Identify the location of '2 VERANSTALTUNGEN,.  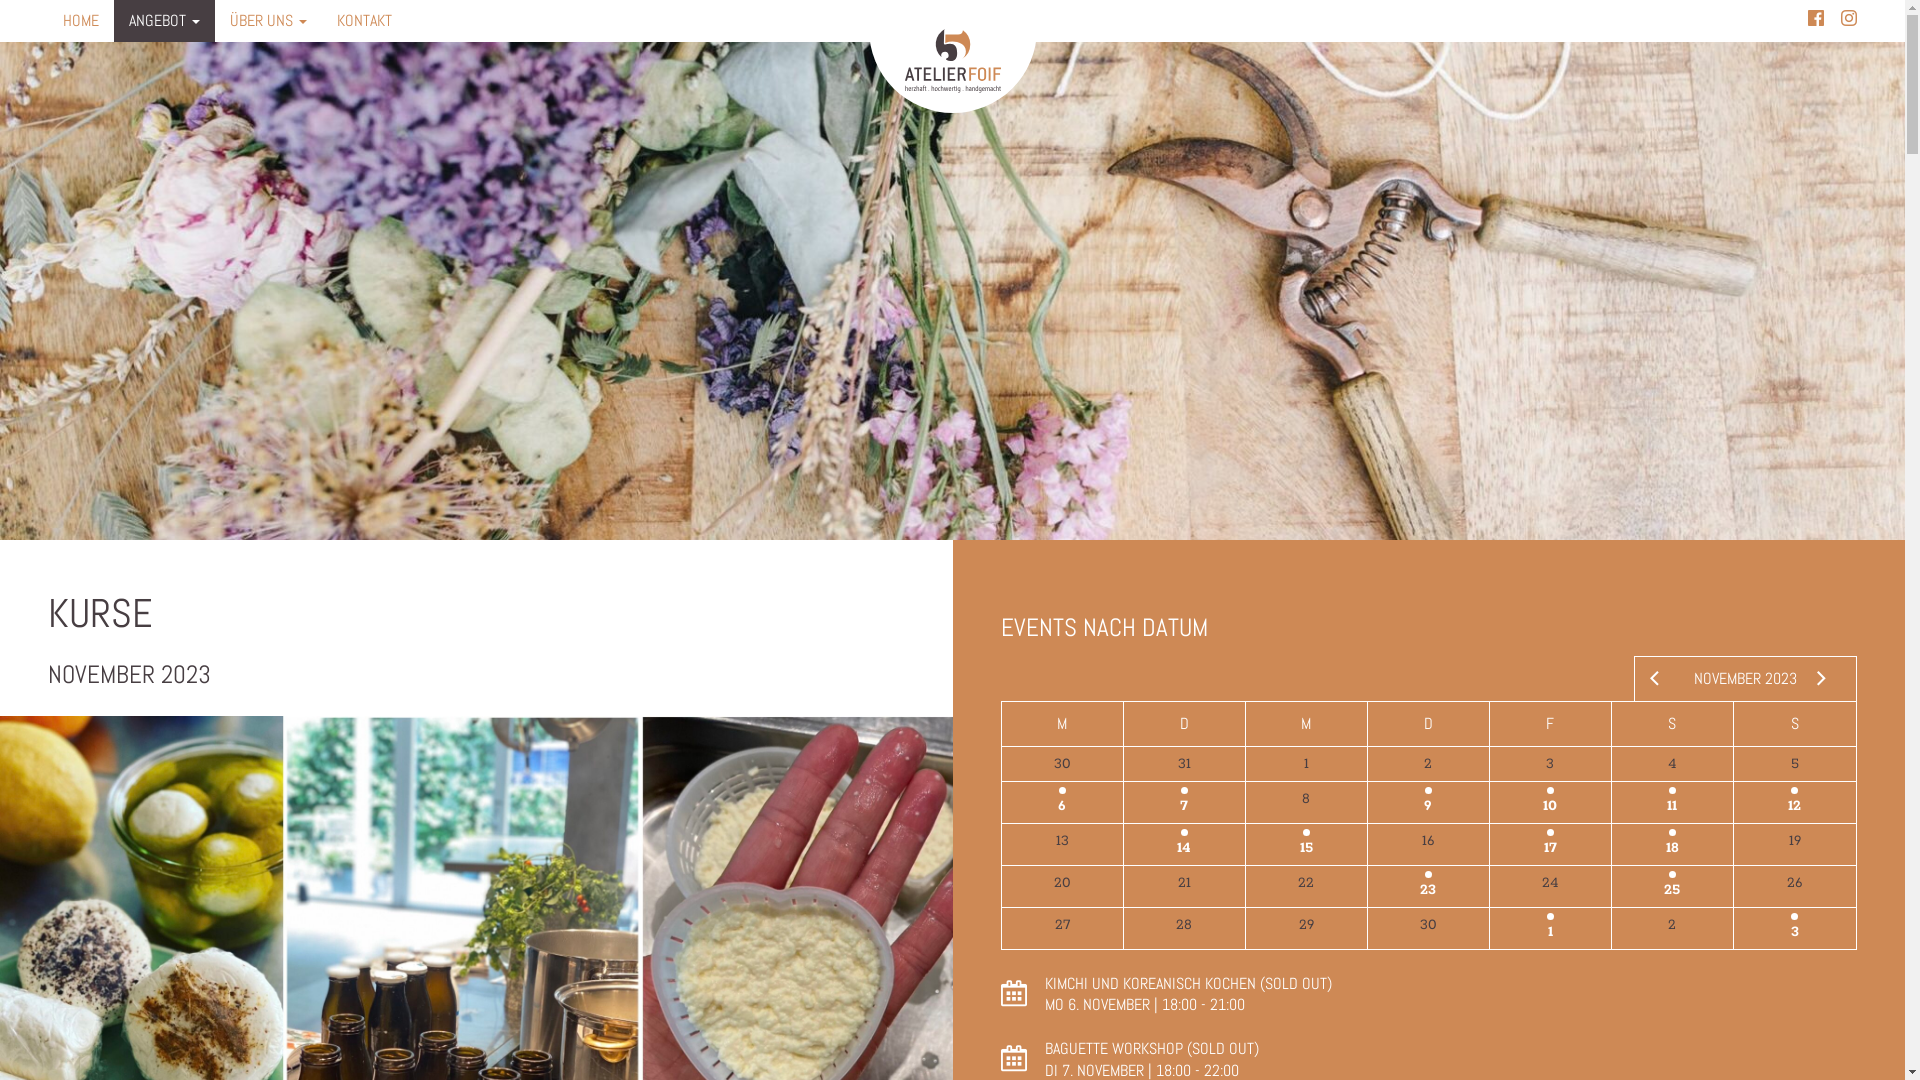
(1732, 801).